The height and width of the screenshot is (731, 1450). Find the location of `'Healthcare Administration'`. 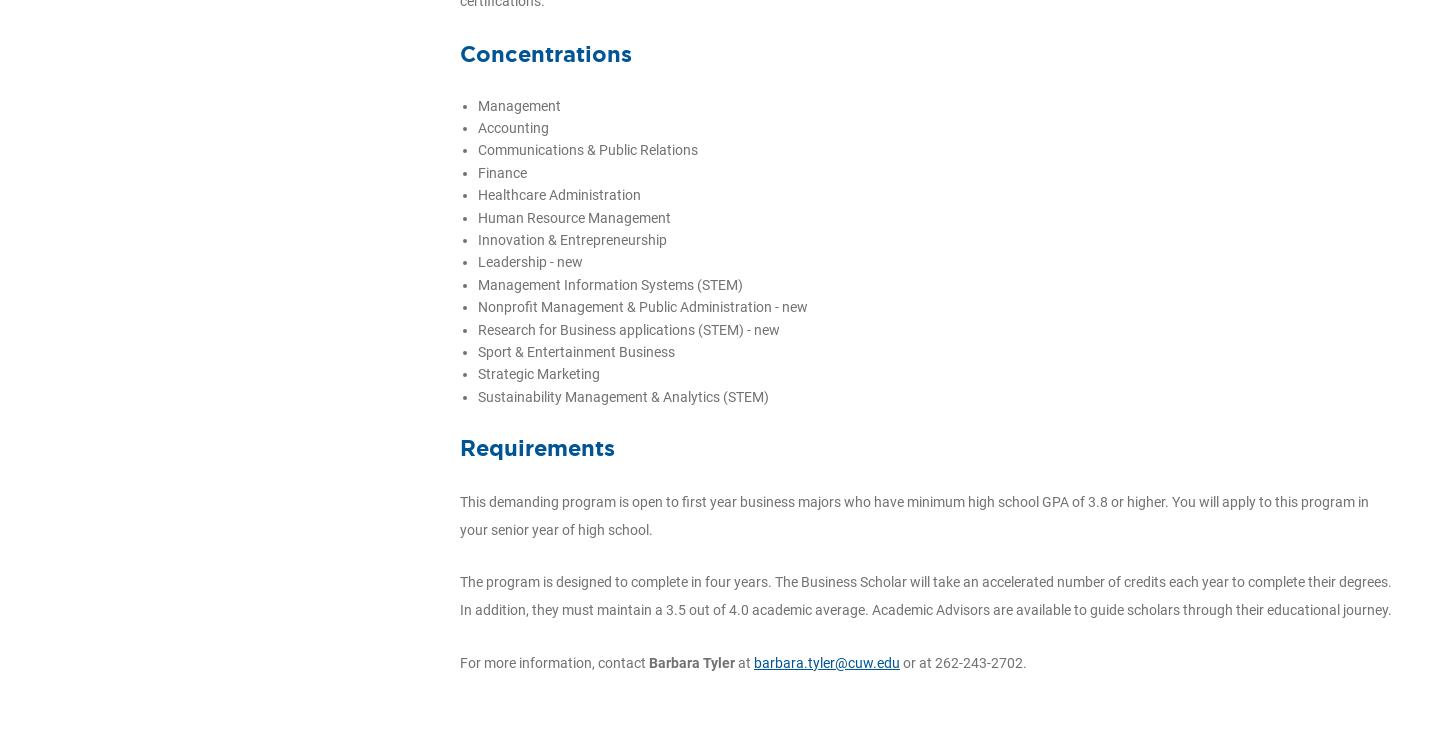

'Healthcare Administration' is located at coordinates (558, 195).